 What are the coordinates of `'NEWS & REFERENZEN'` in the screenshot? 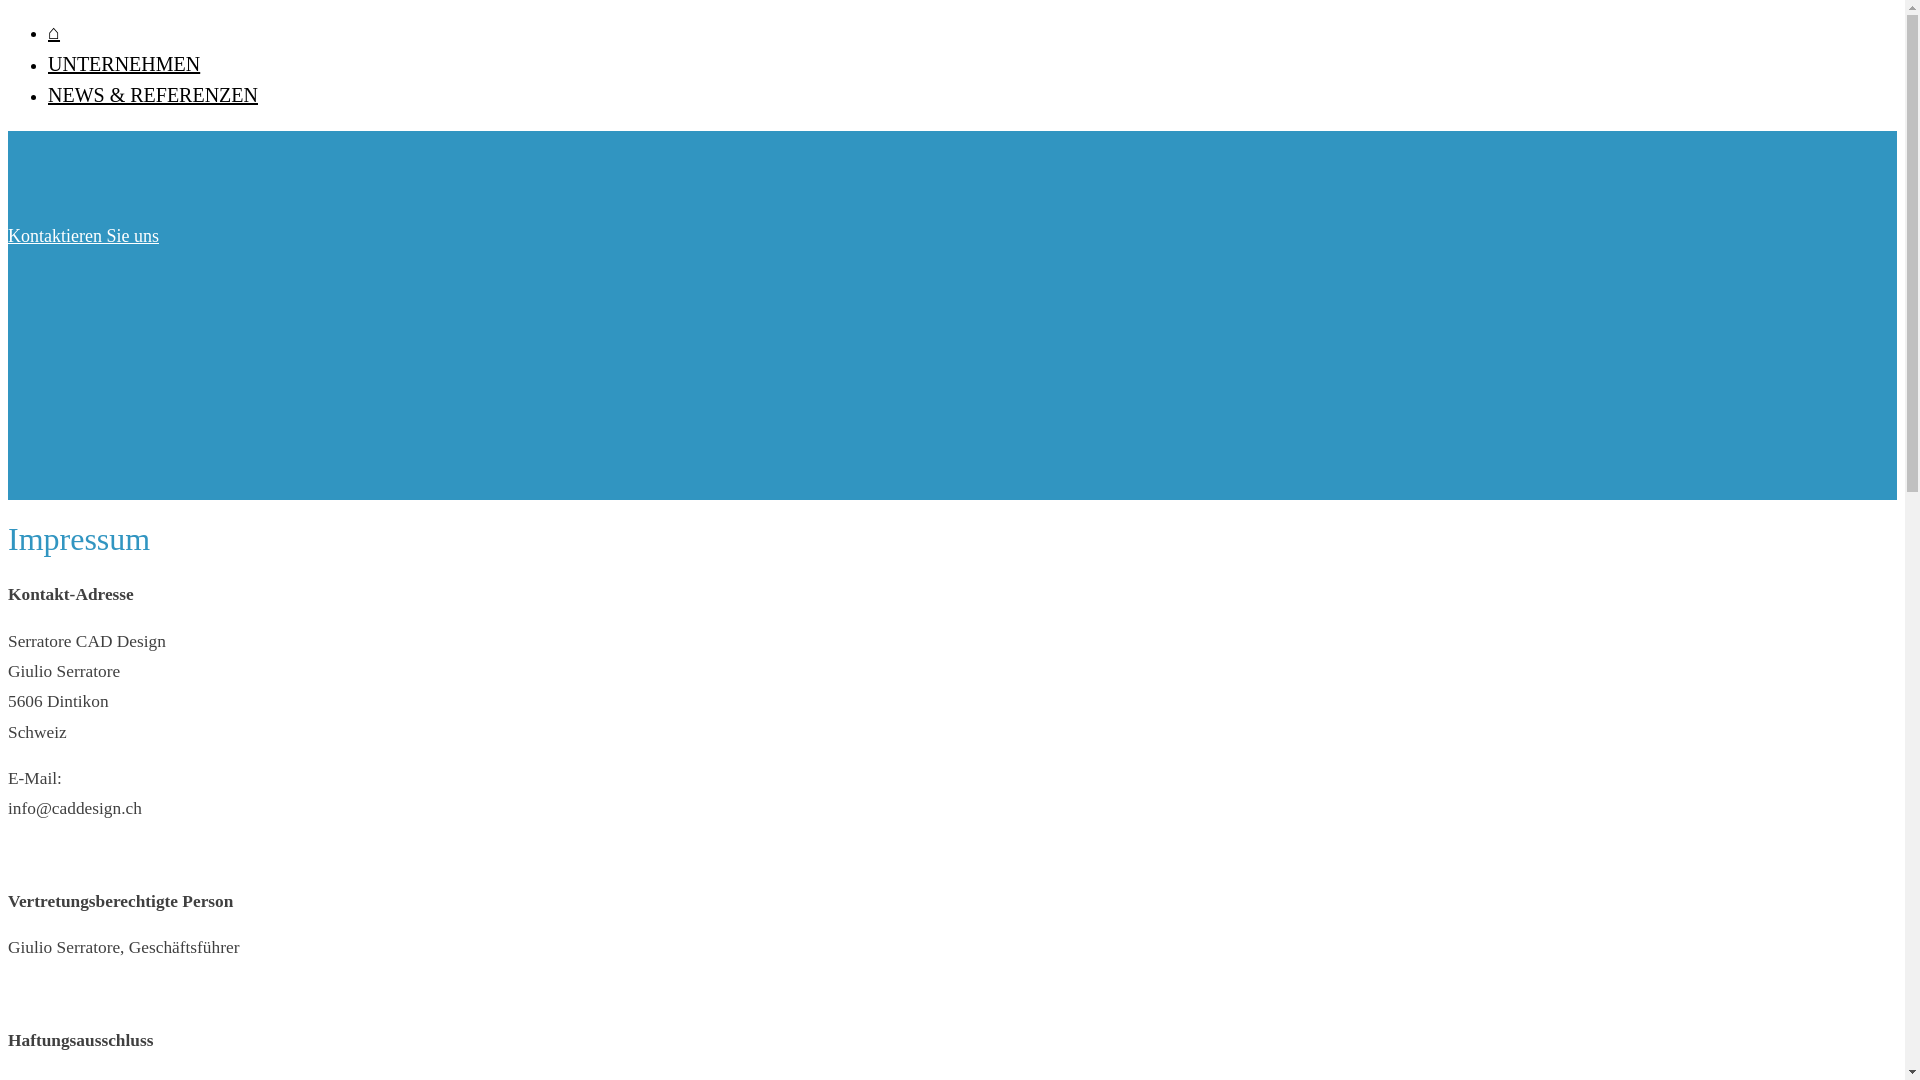 It's located at (152, 95).